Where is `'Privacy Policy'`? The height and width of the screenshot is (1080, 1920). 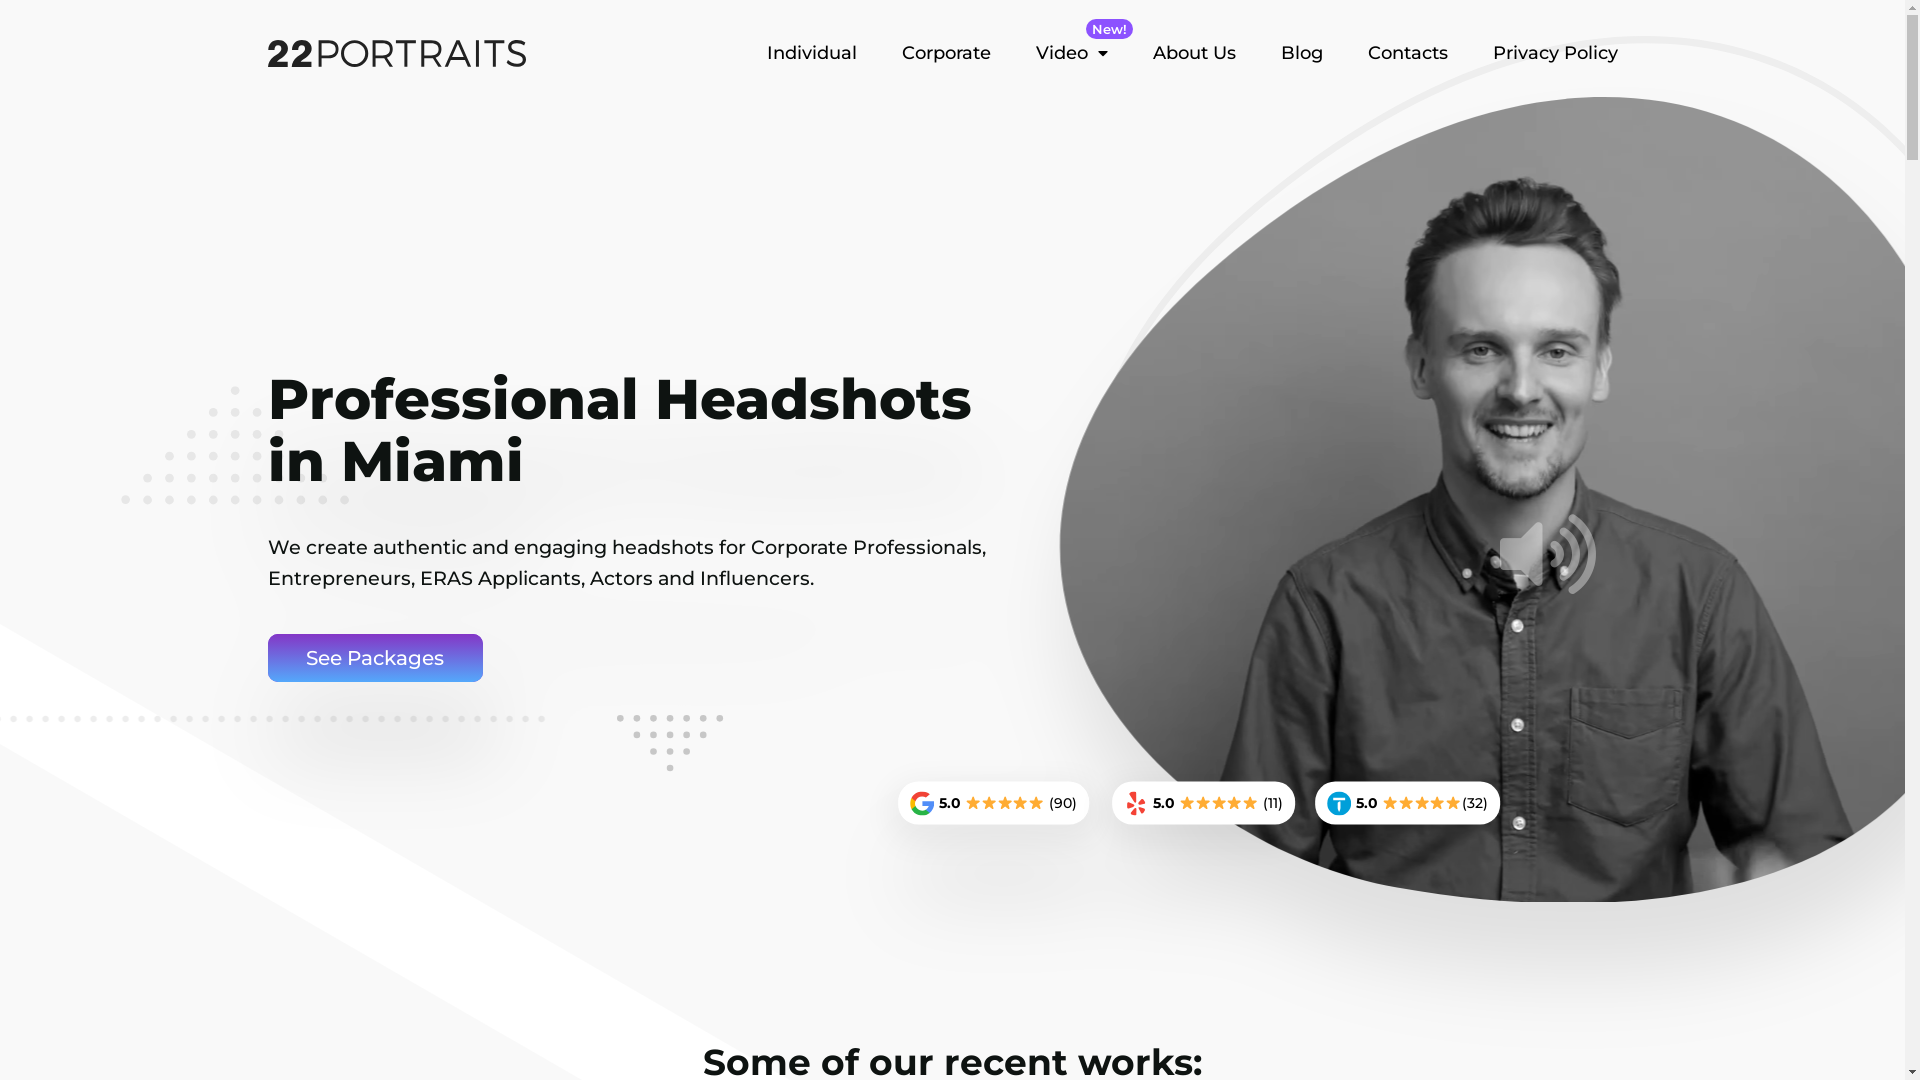 'Privacy Policy' is located at coordinates (1553, 52).